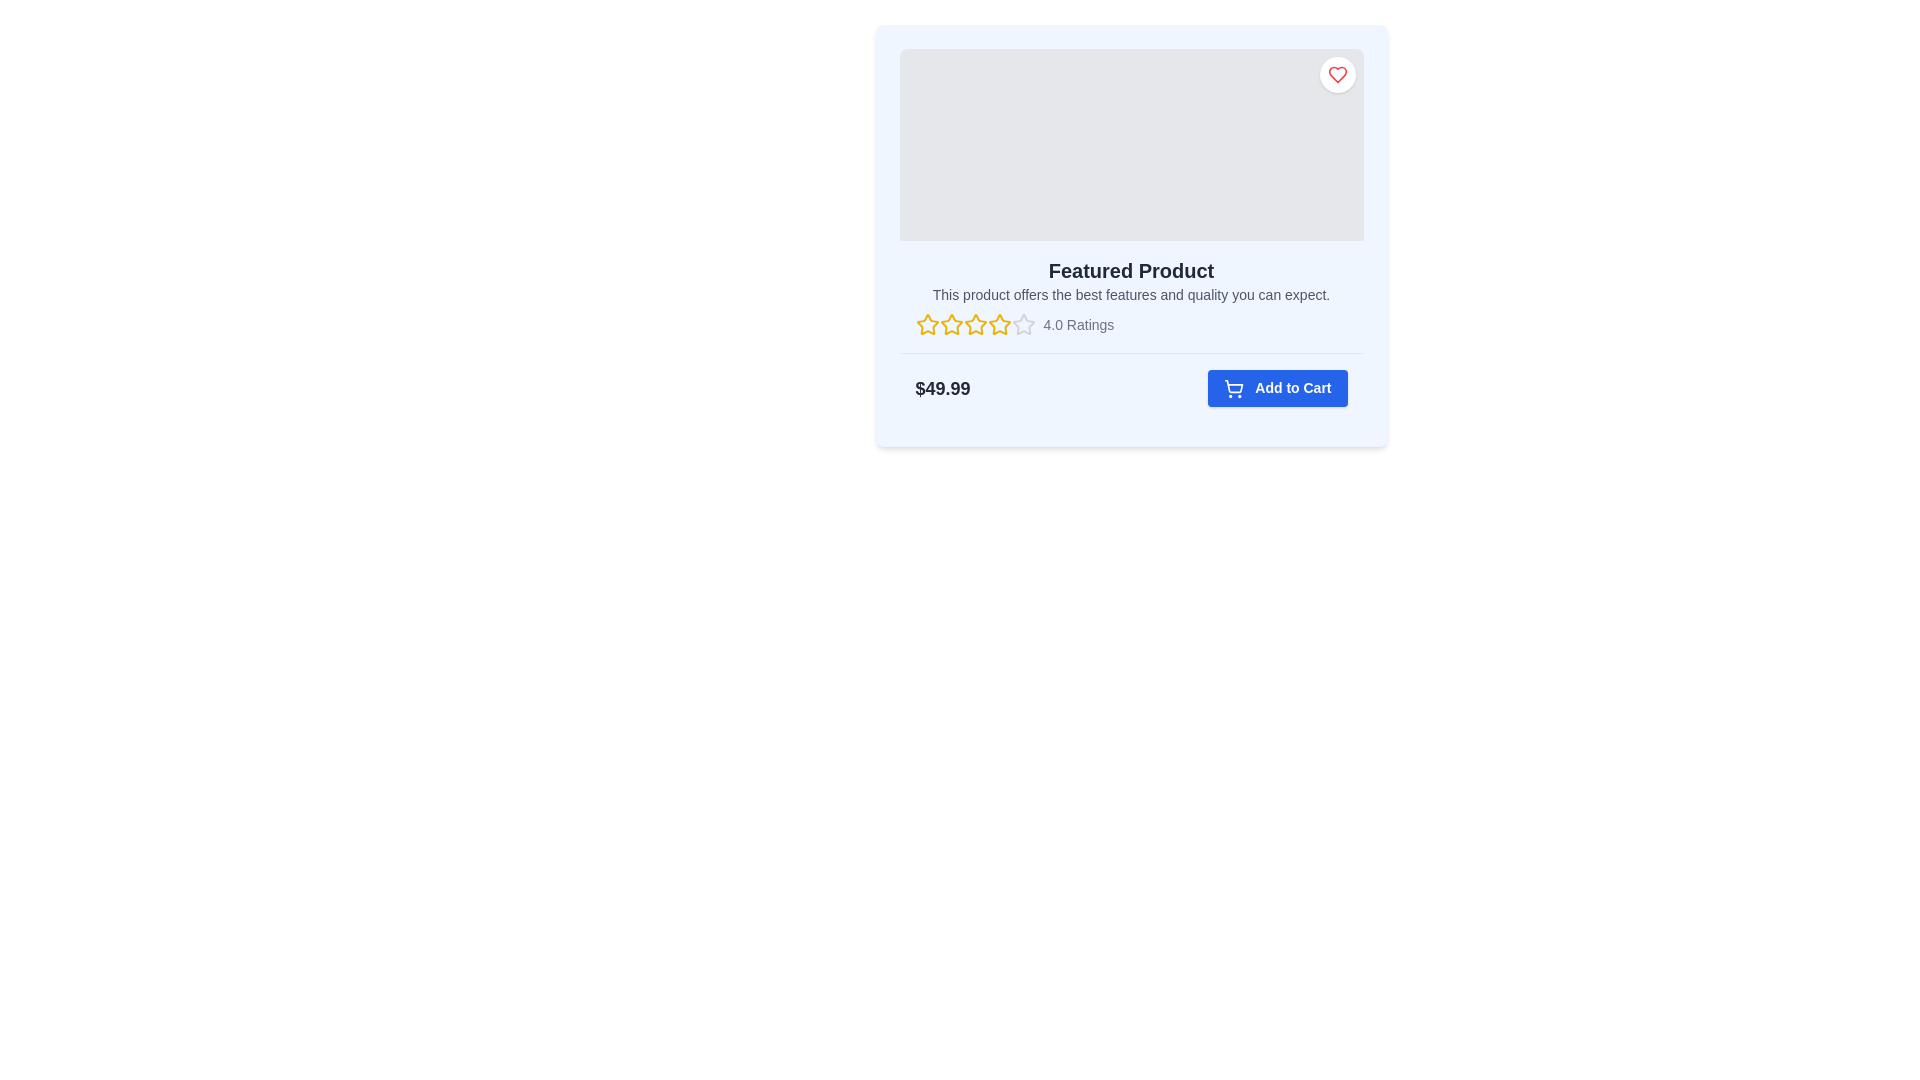  I want to click on the button located at the bottom-right corner of the product card, so click(1276, 388).